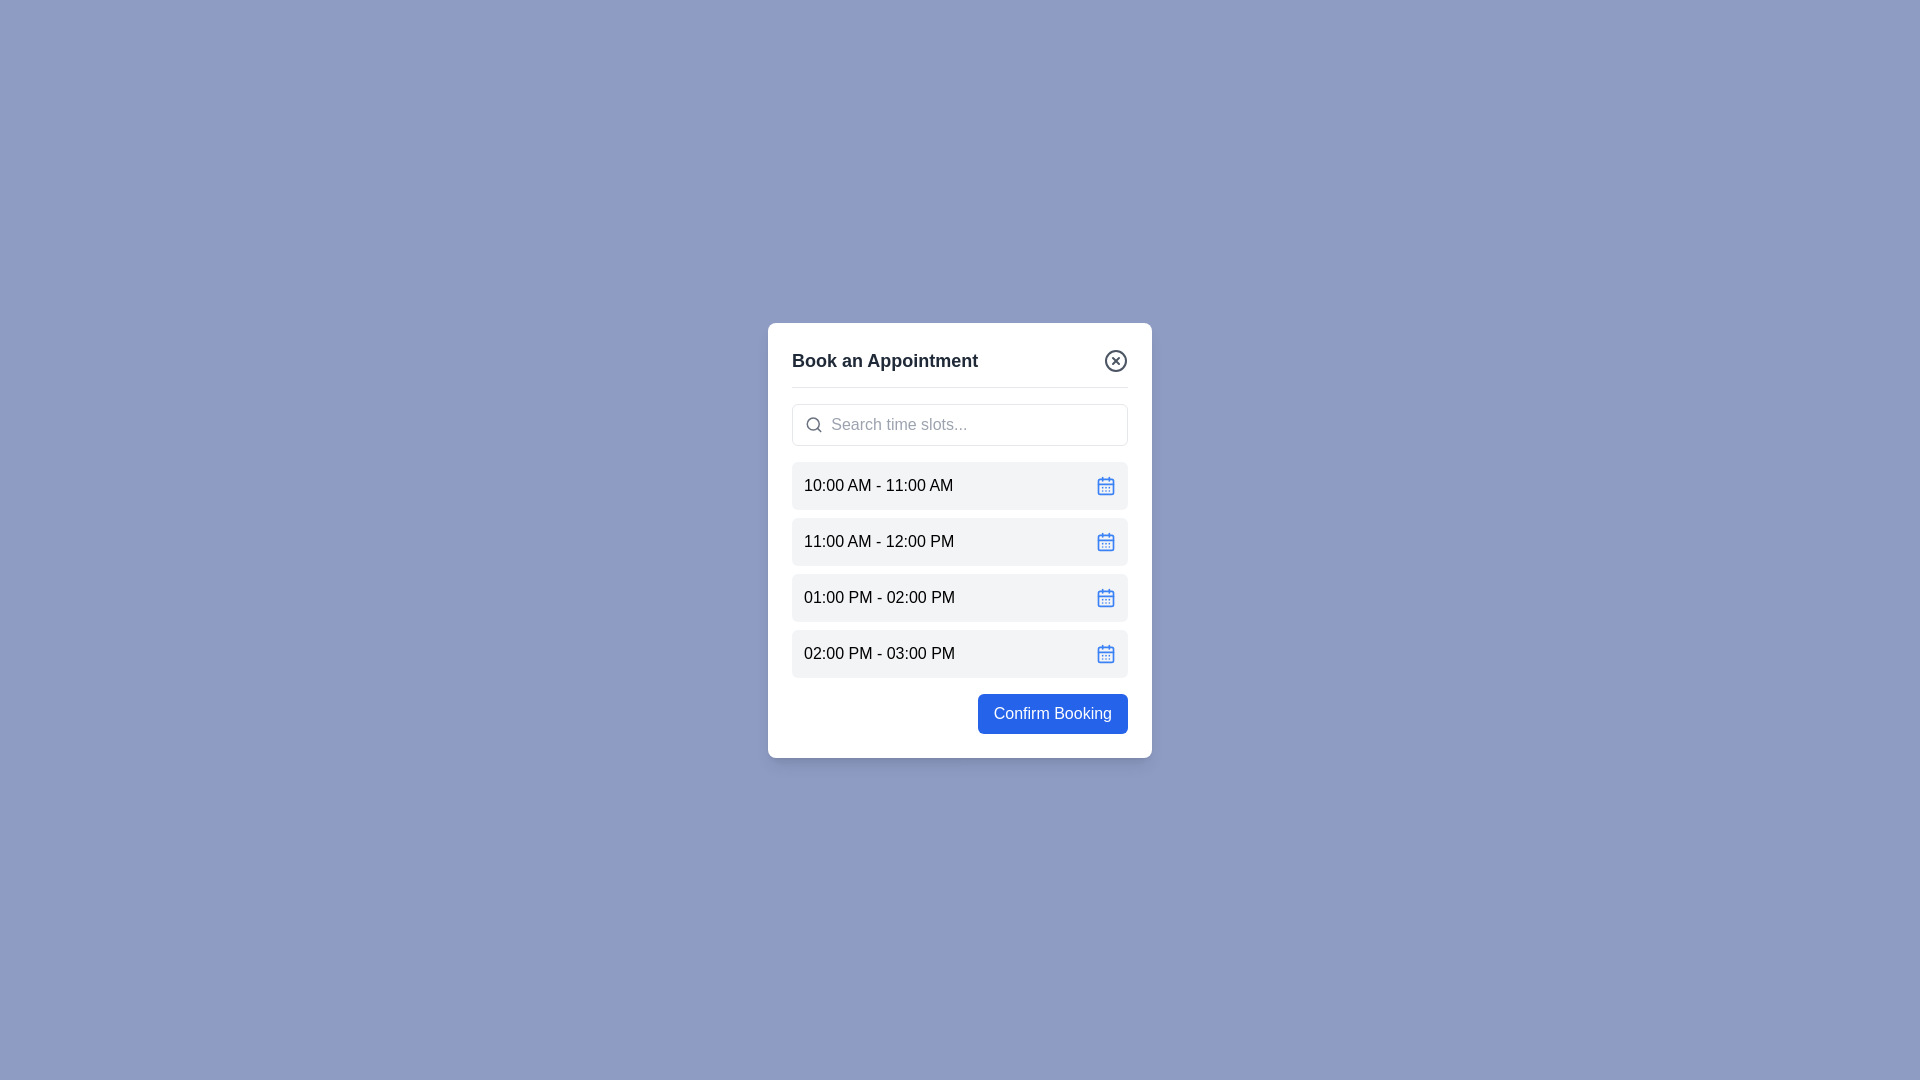 This screenshot has width=1920, height=1080. What do you see at coordinates (879, 541) in the screenshot?
I see `the text of the time slot 11:00 AM - 12:00 PM to select it` at bounding box center [879, 541].